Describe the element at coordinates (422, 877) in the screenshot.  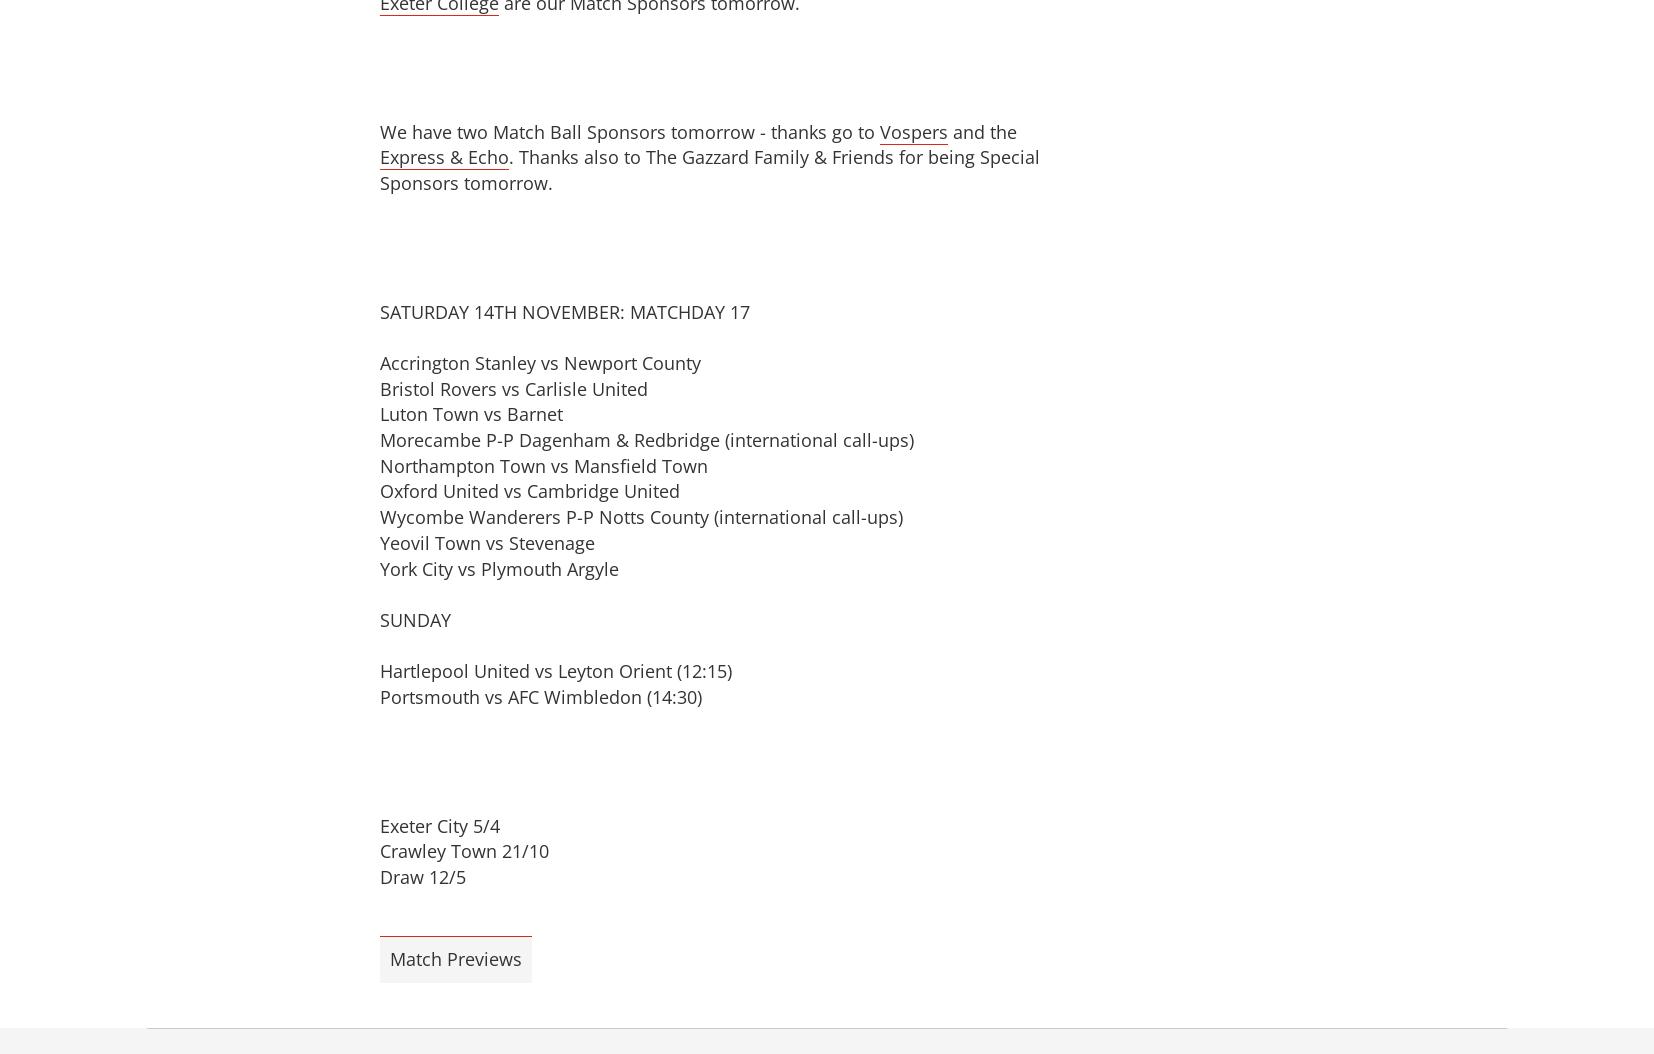
I see `'Draw 12/5'` at that location.